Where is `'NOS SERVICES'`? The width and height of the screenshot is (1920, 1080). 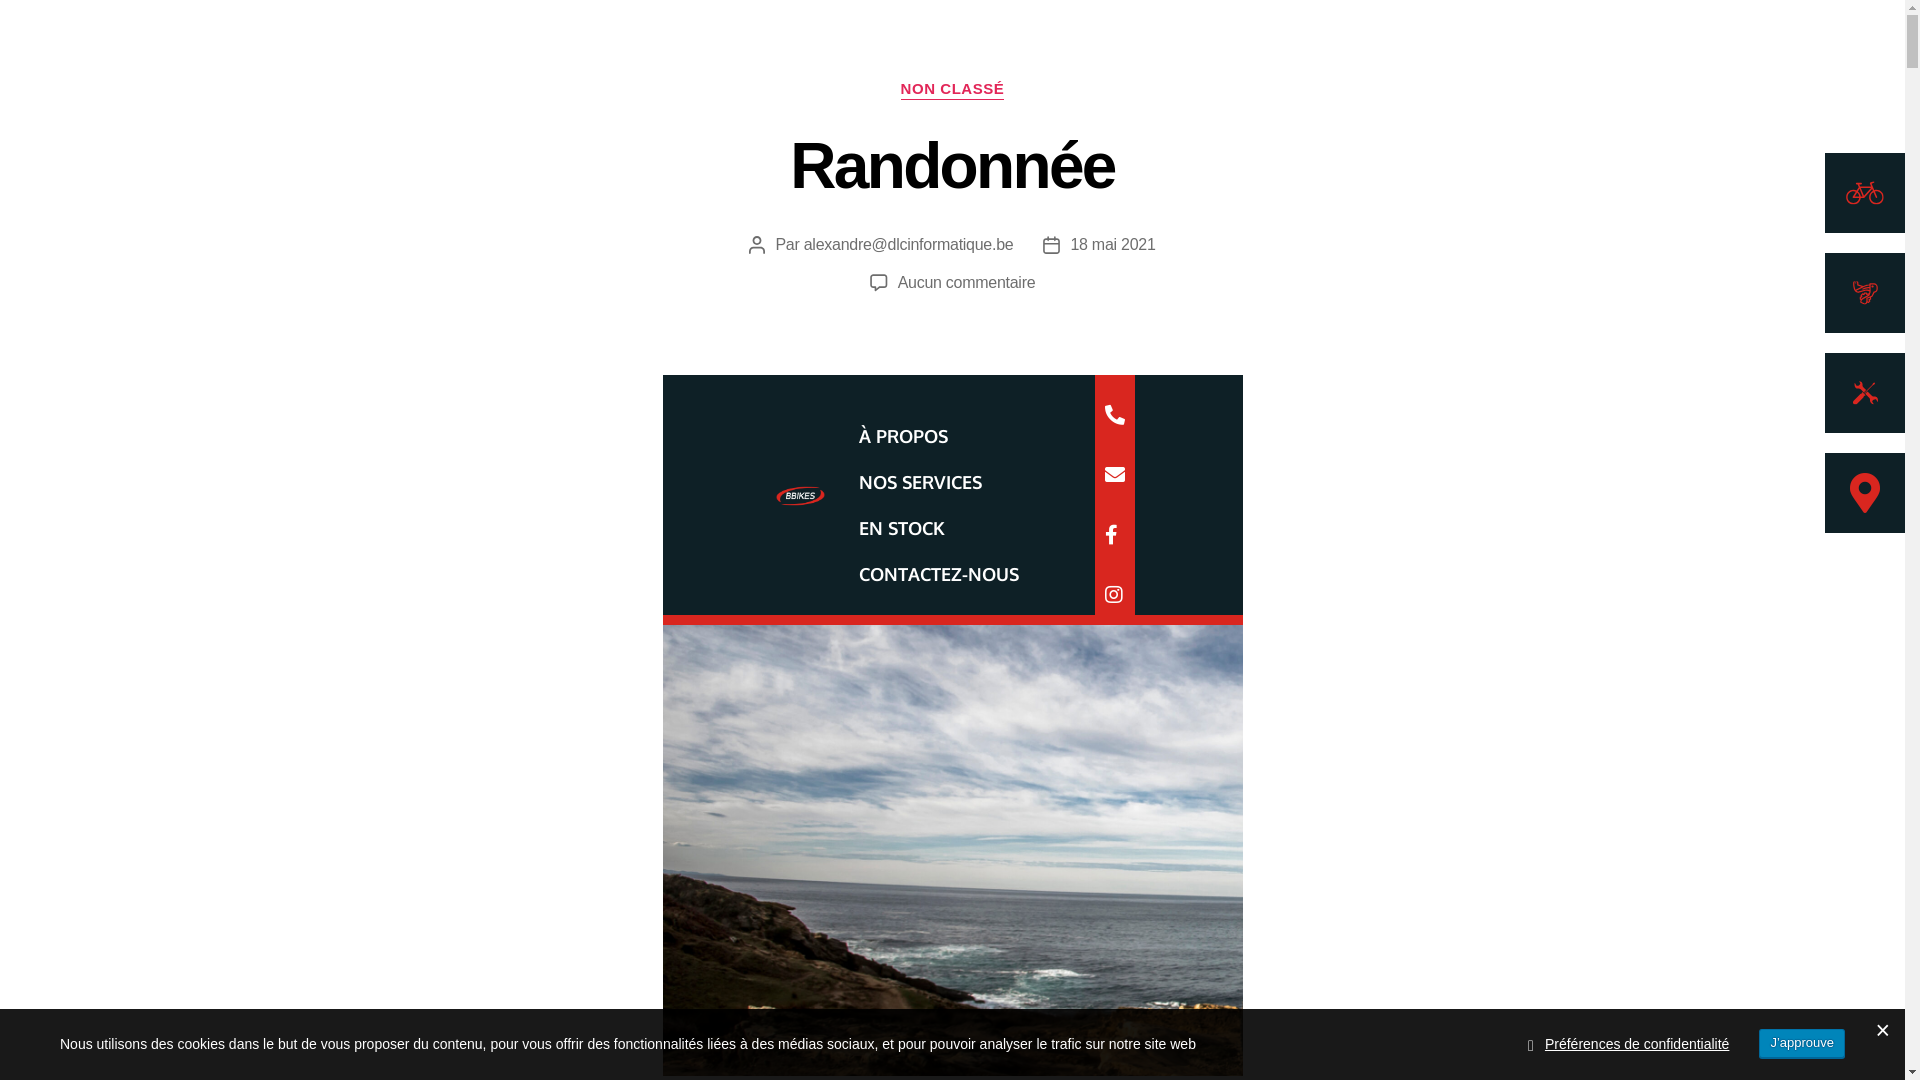
'NOS SERVICES' is located at coordinates (838, 482).